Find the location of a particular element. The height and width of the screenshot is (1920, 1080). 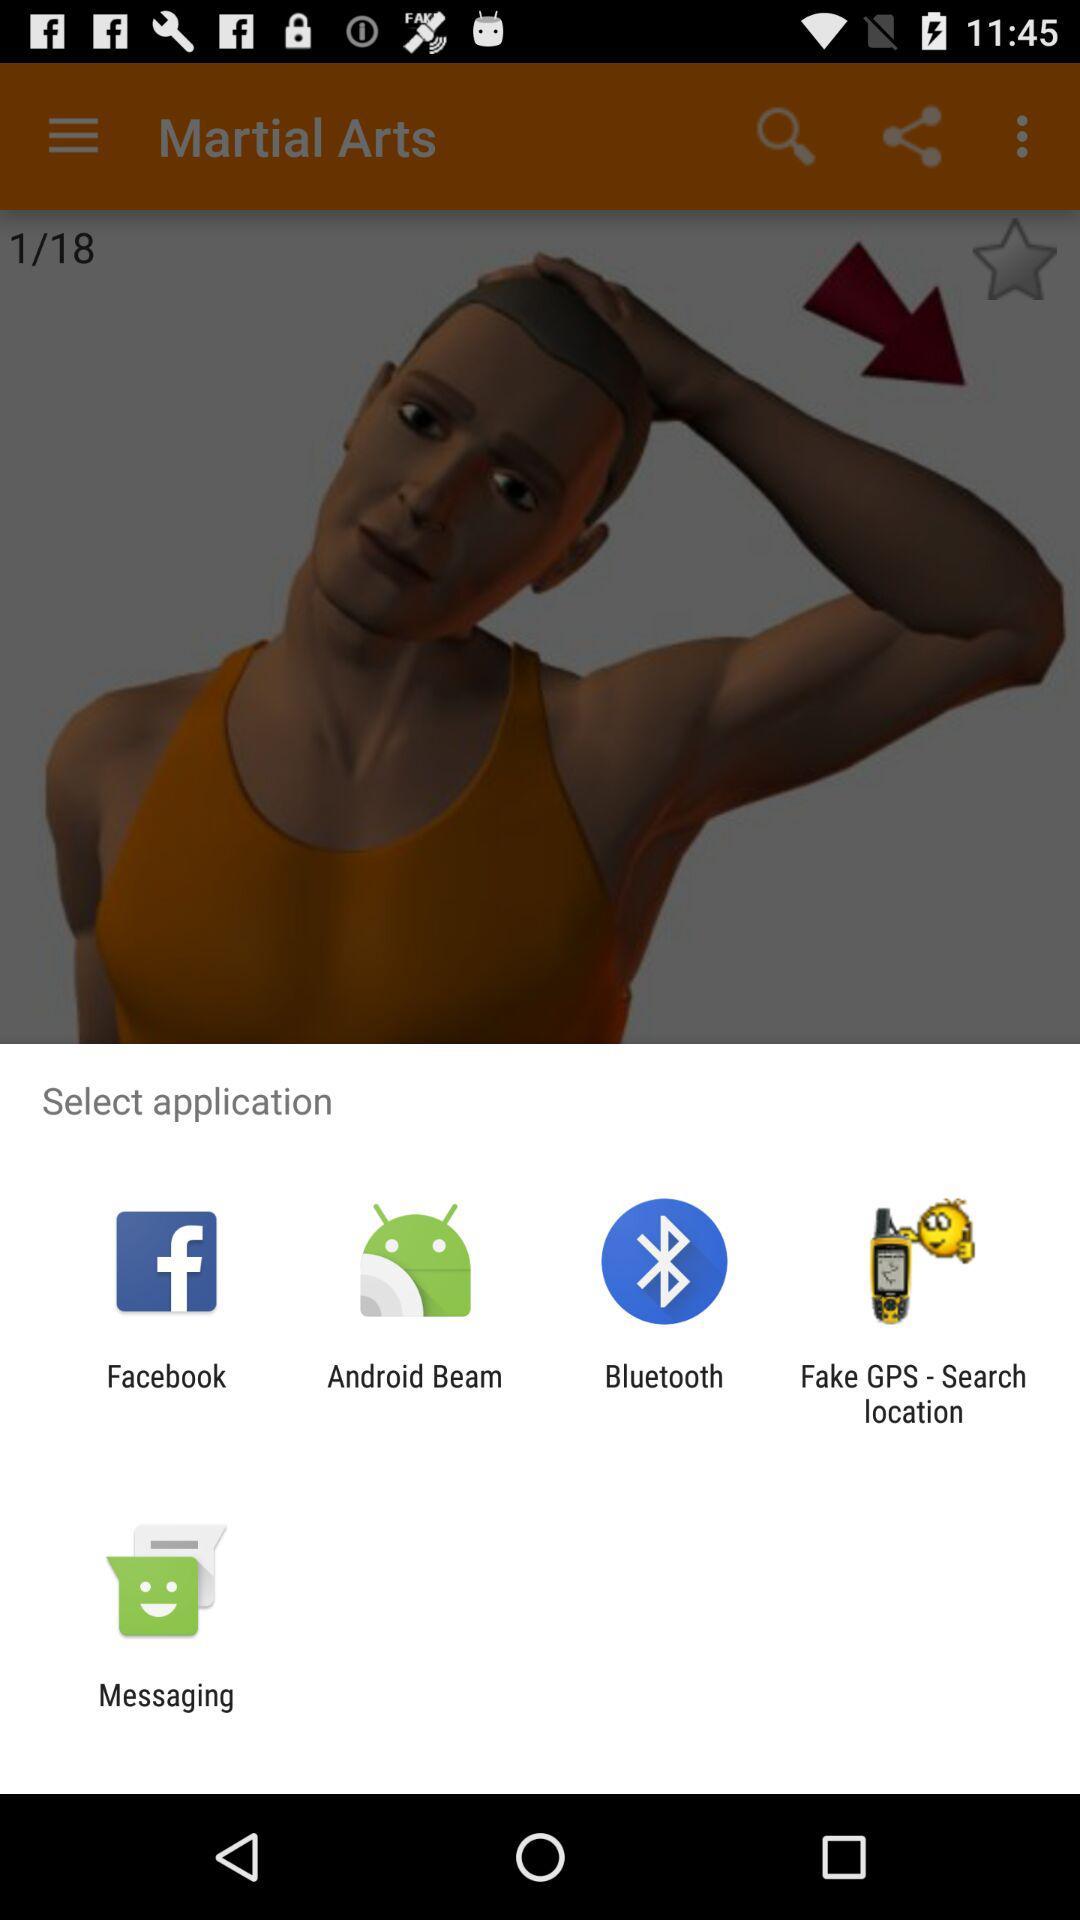

the item to the right of the facebook app is located at coordinates (414, 1392).